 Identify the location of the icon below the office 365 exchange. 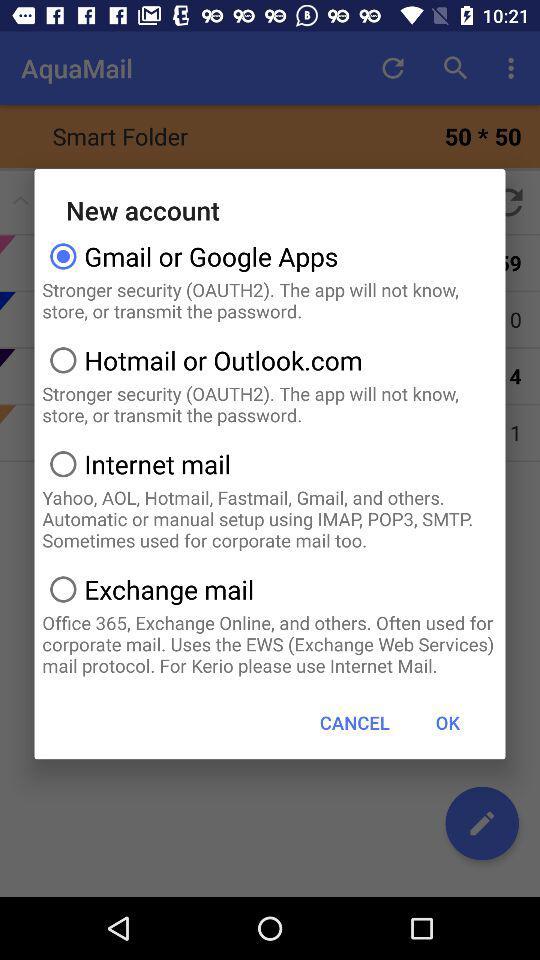
(353, 721).